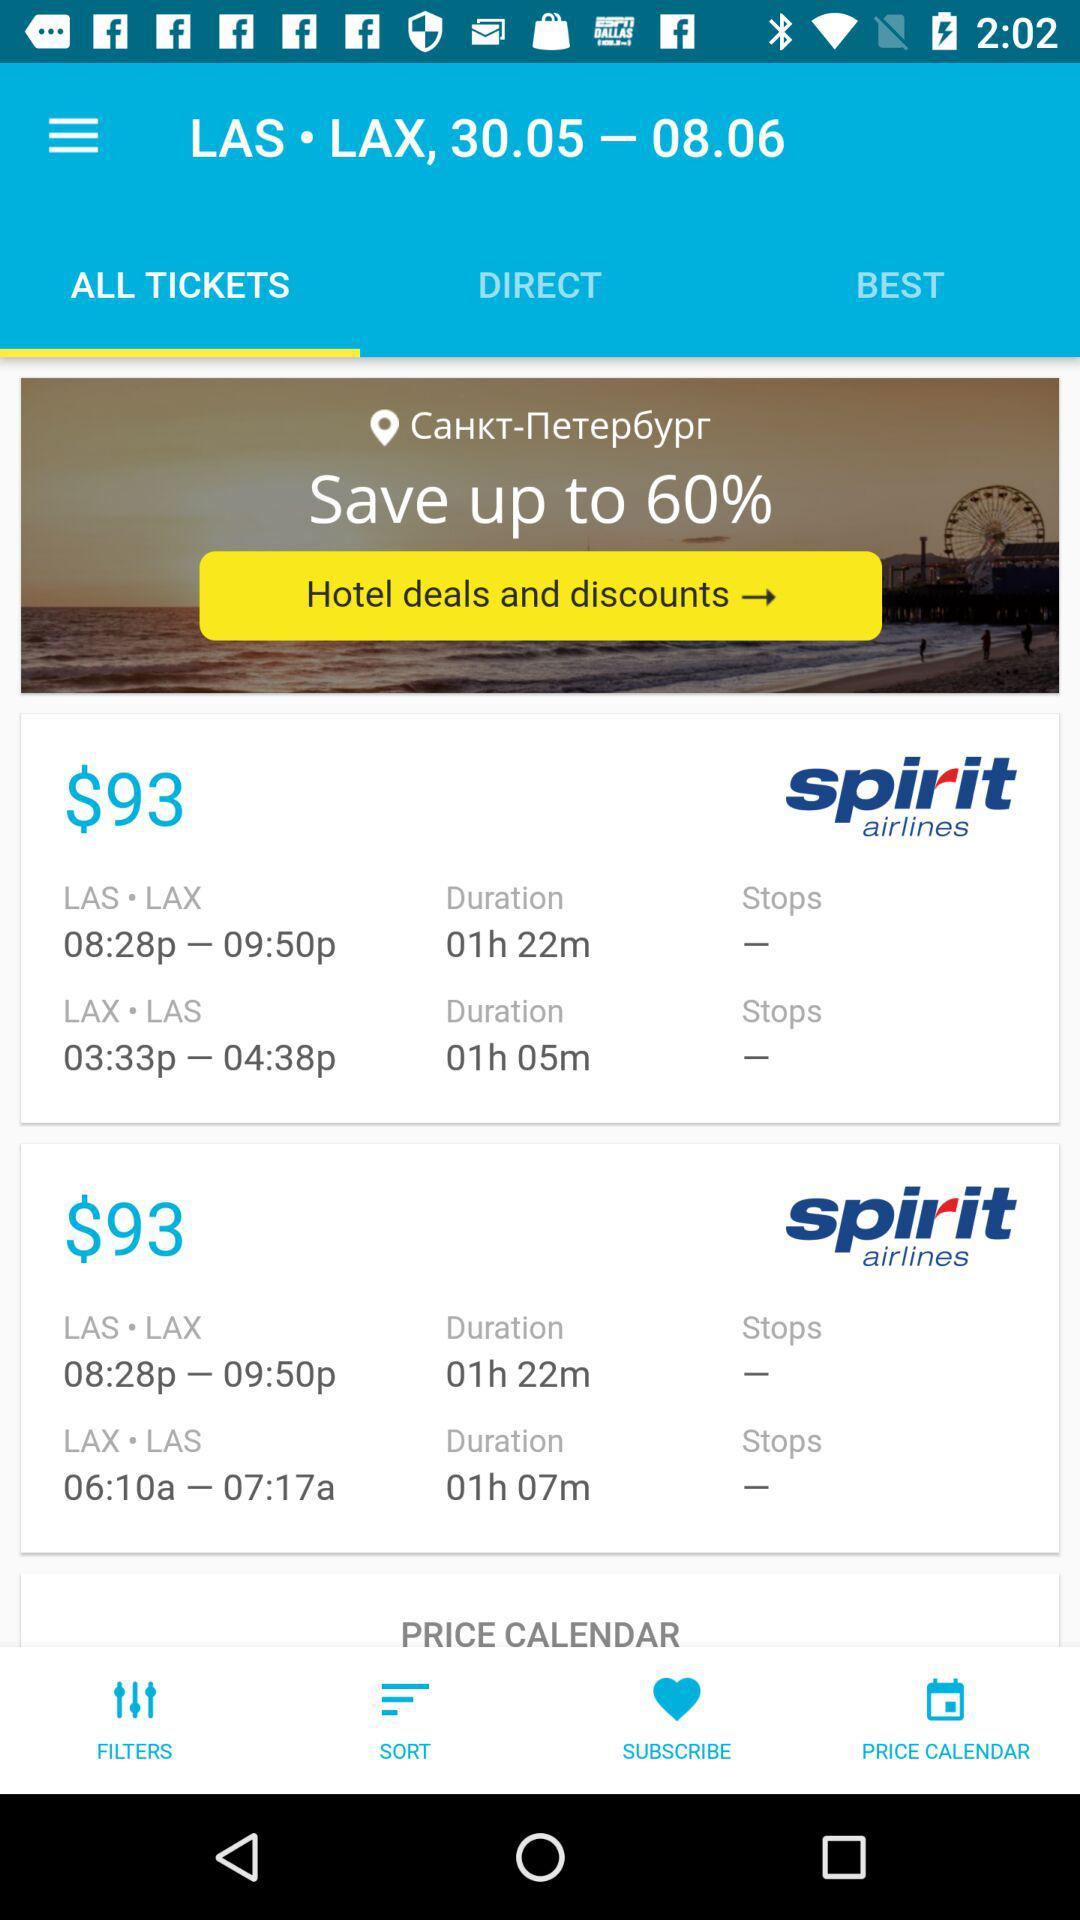 This screenshot has height=1920, width=1080. What do you see at coordinates (540, 535) in the screenshot?
I see `the advertisement` at bounding box center [540, 535].